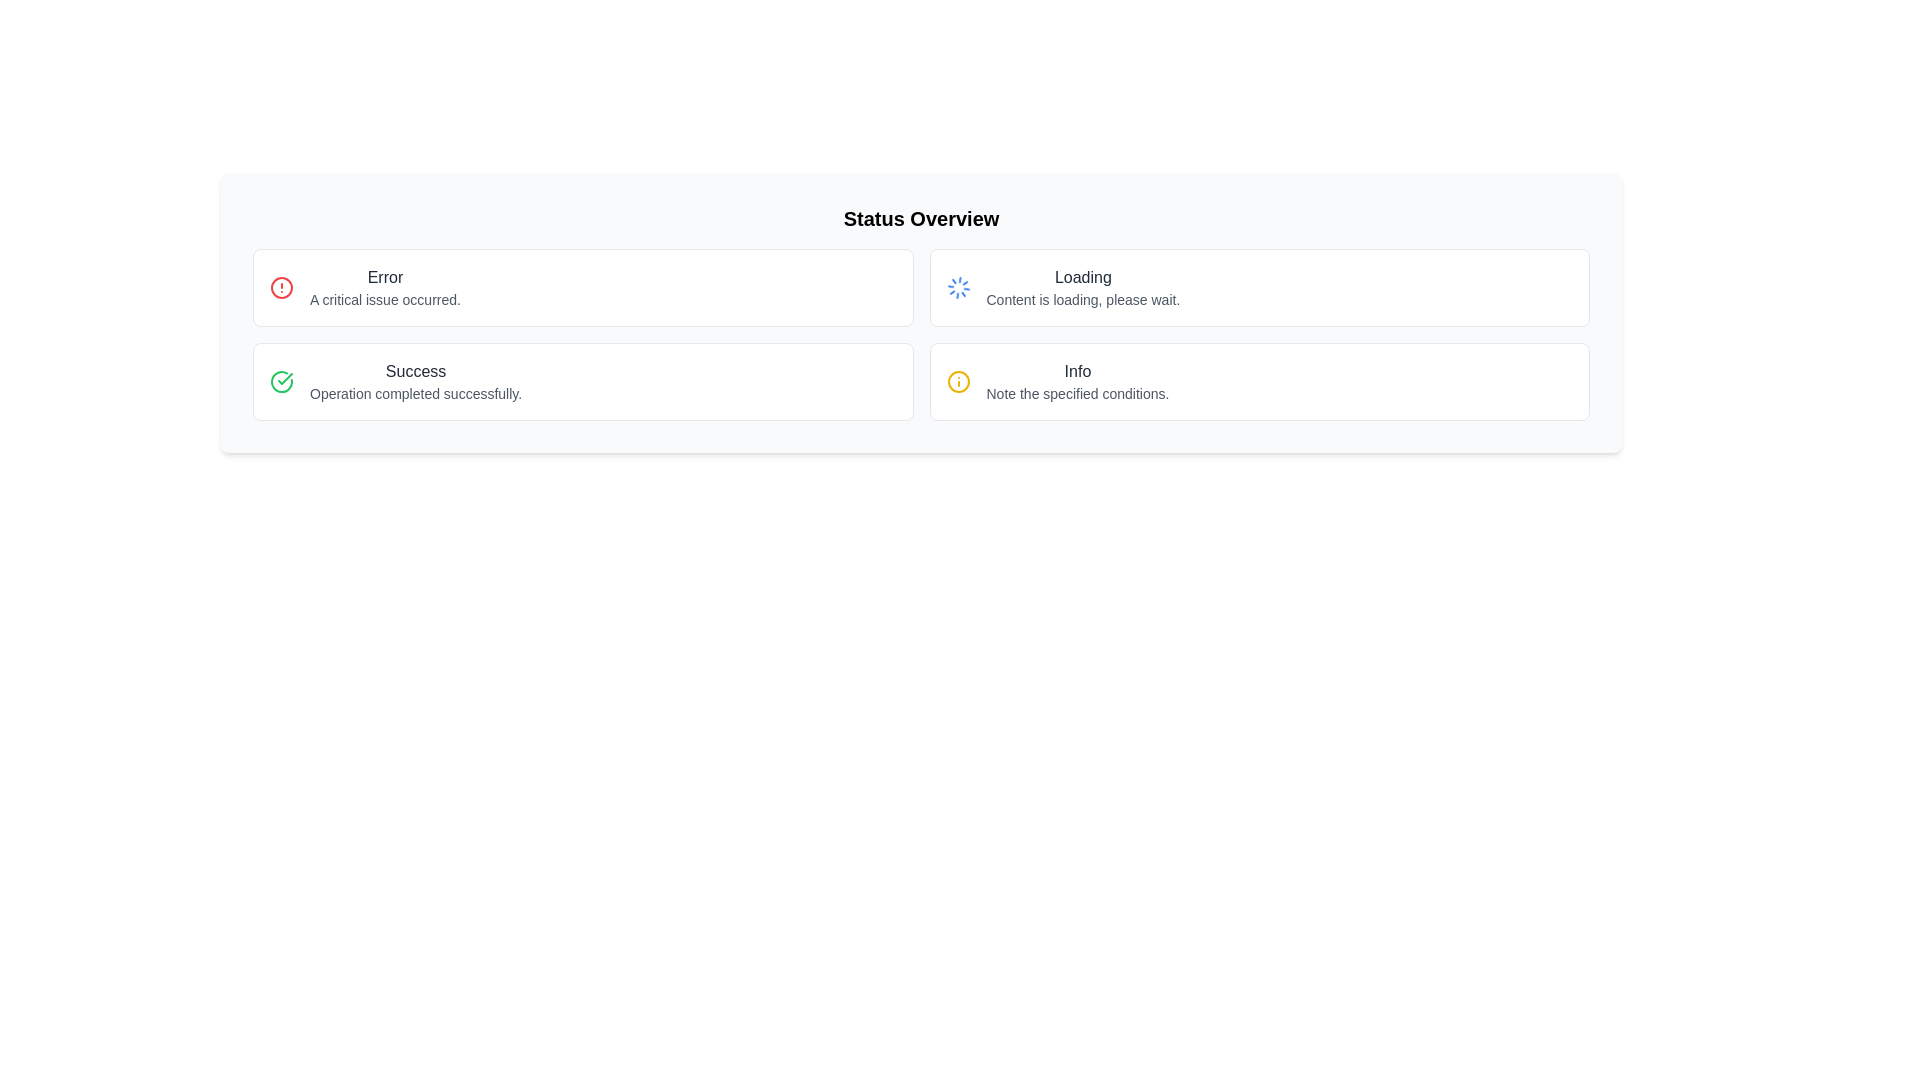  What do you see at coordinates (415, 381) in the screenshot?
I see `the textual information display that indicates a successful operation, located in the second tile of the 'Status Overview' grid layout` at bounding box center [415, 381].